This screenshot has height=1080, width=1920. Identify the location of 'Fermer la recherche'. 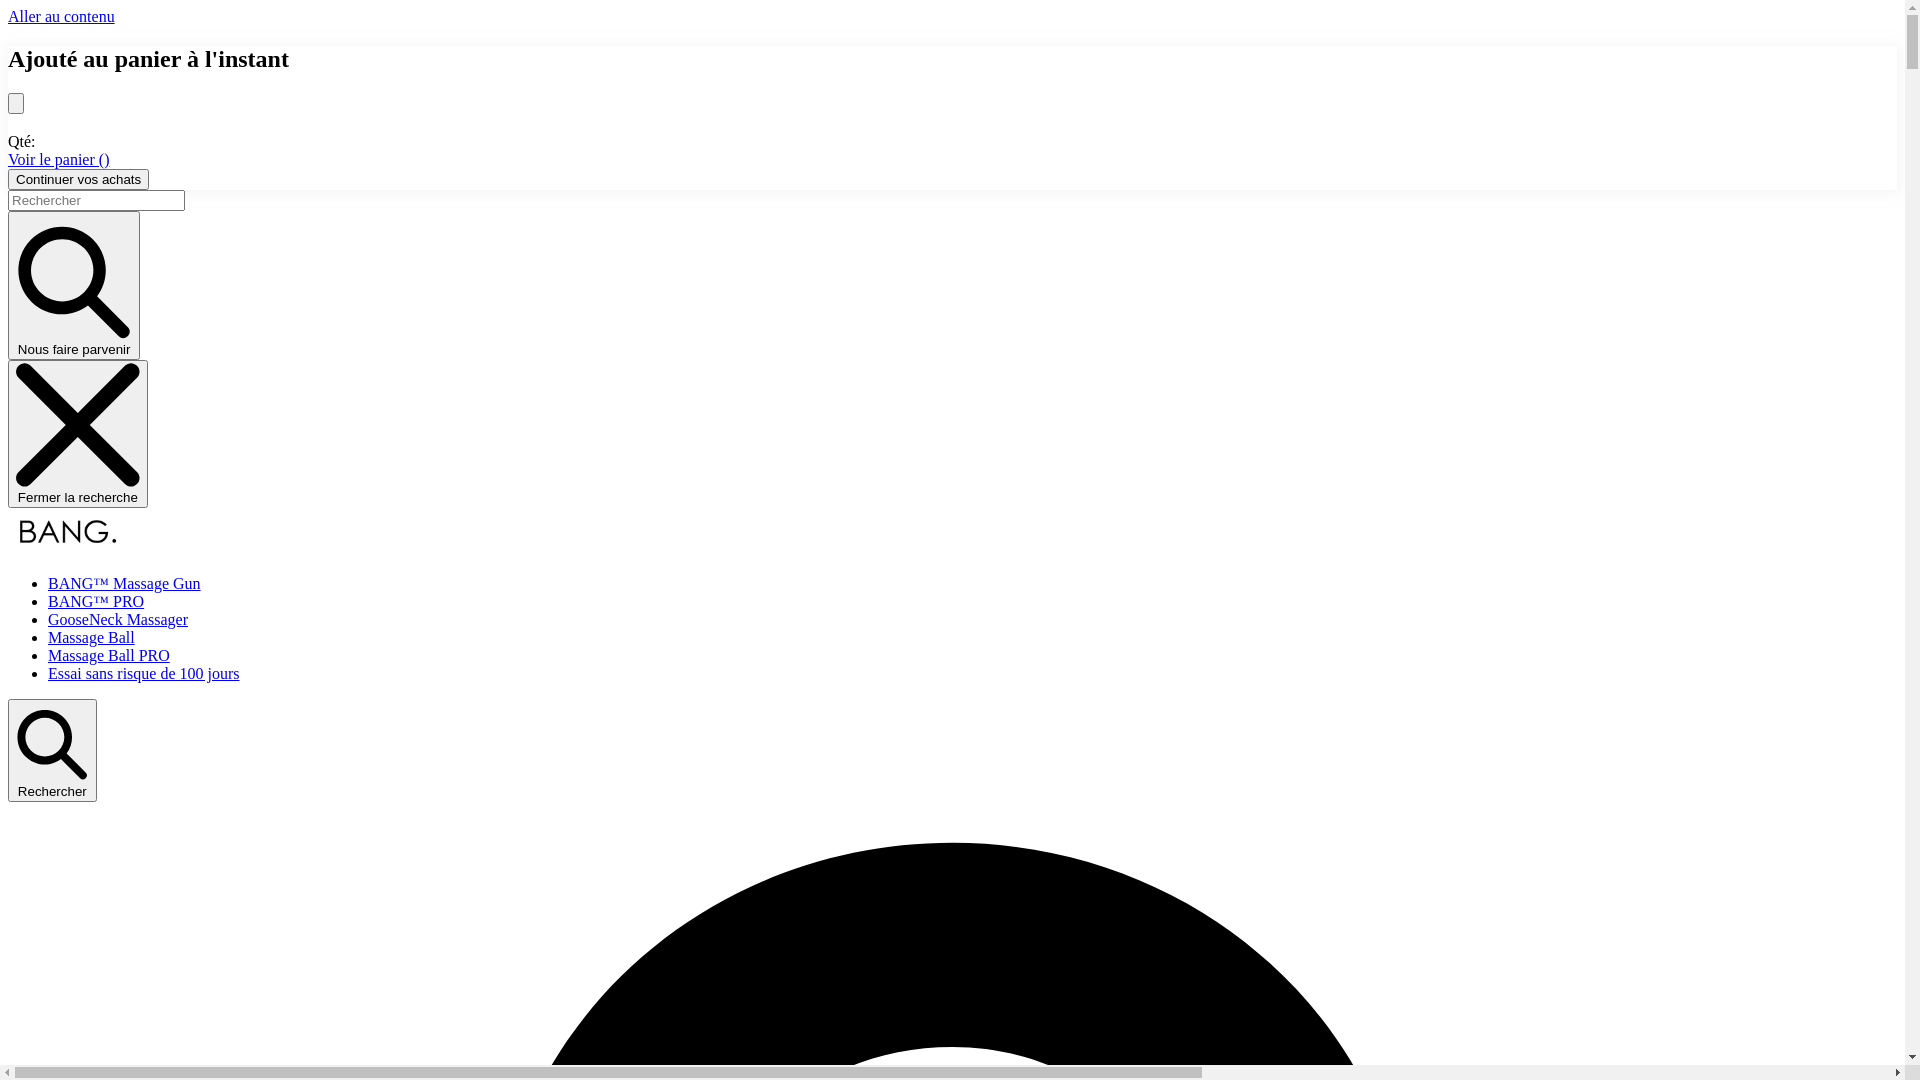
(8, 433).